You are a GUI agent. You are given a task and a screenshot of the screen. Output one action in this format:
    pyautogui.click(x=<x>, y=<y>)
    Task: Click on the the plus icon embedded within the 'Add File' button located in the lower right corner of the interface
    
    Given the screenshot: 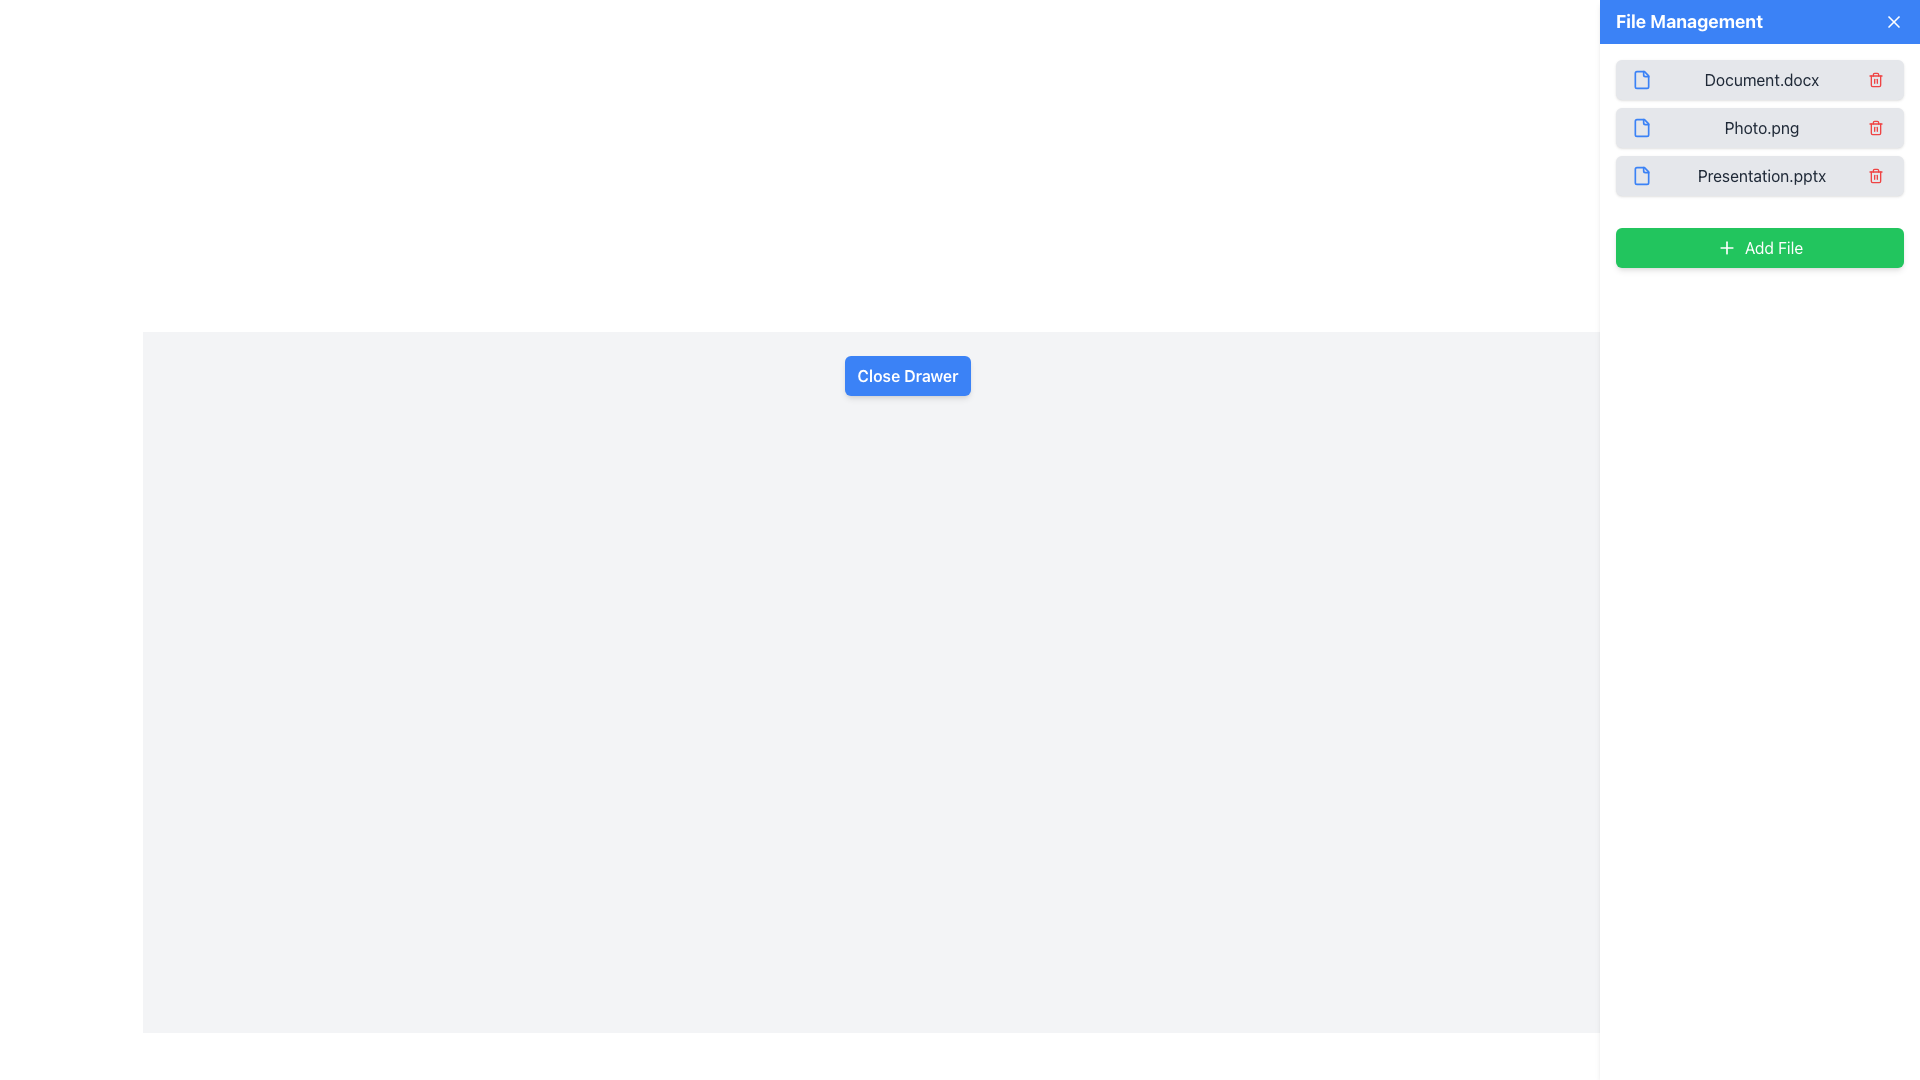 What is the action you would take?
    pyautogui.click(x=1725, y=246)
    